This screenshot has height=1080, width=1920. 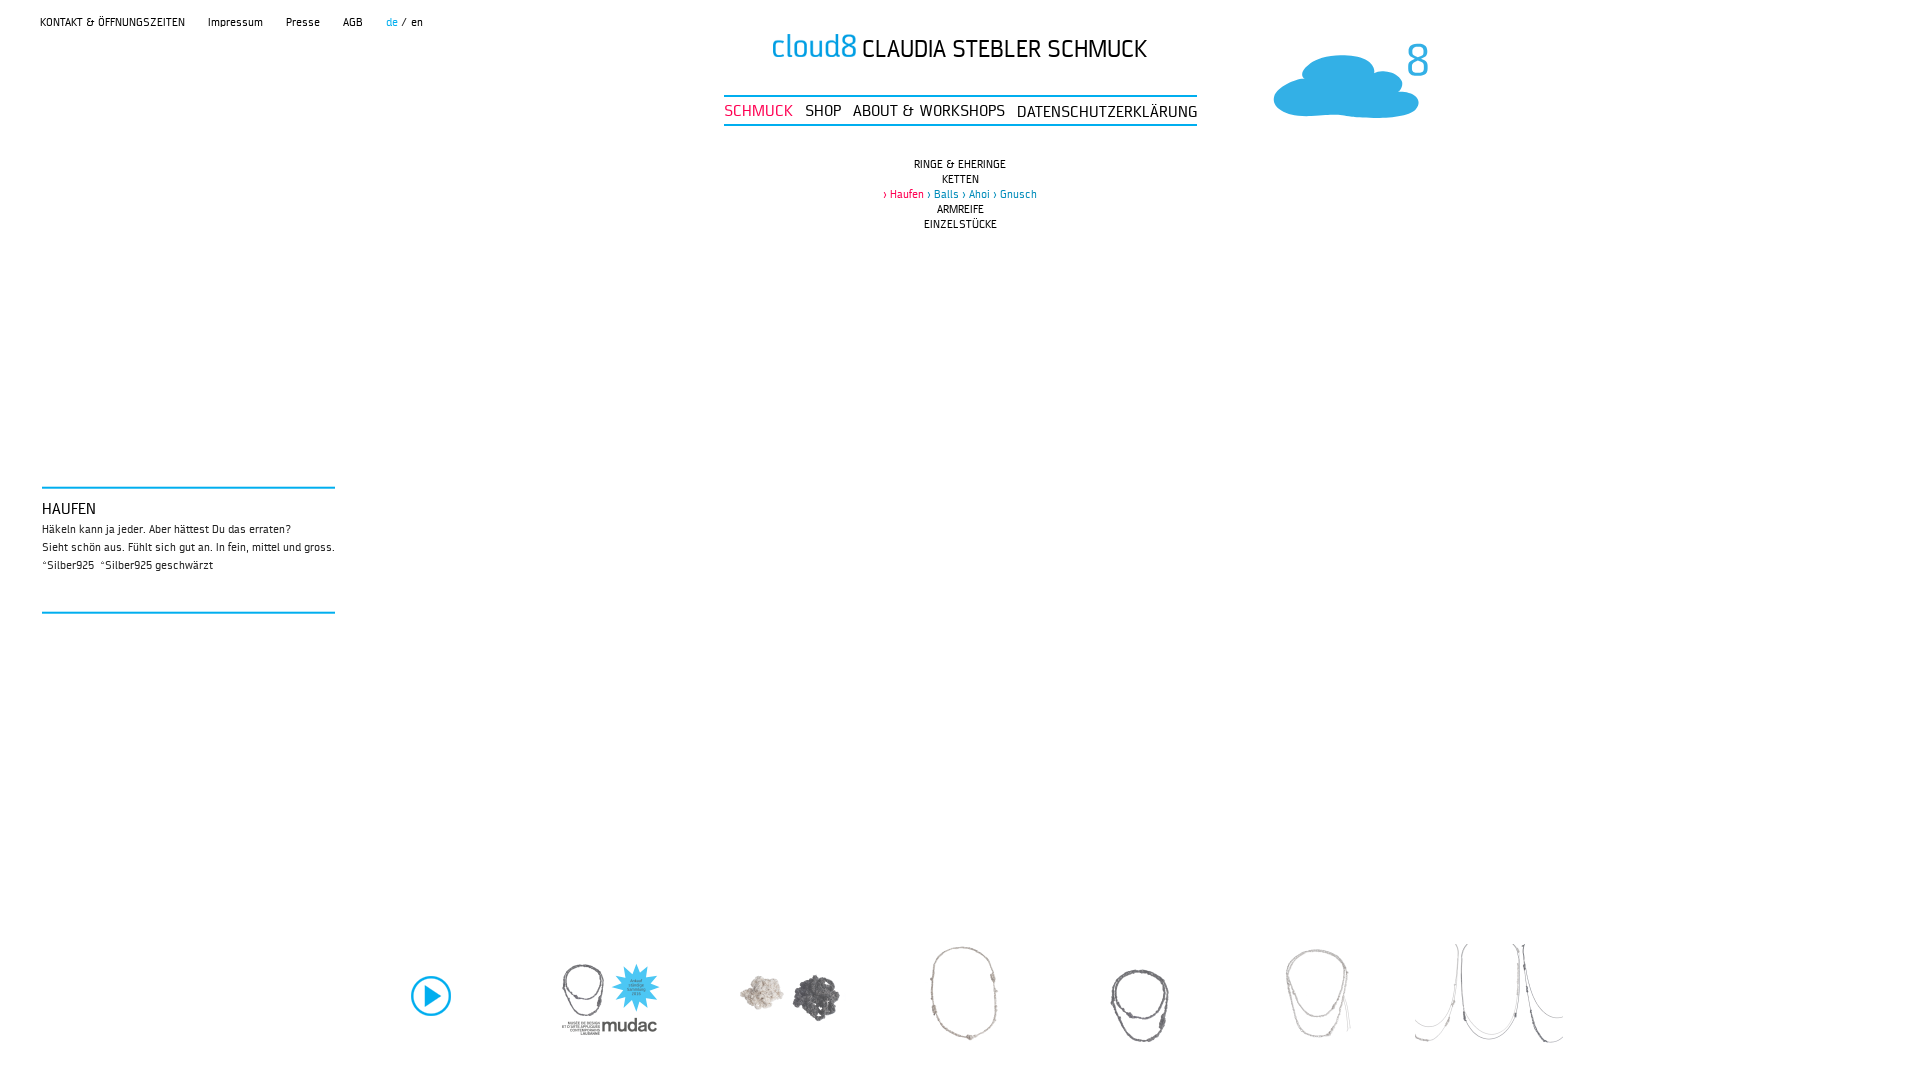 What do you see at coordinates (975, 195) in the screenshot?
I see `'Ahoi'` at bounding box center [975, 195].